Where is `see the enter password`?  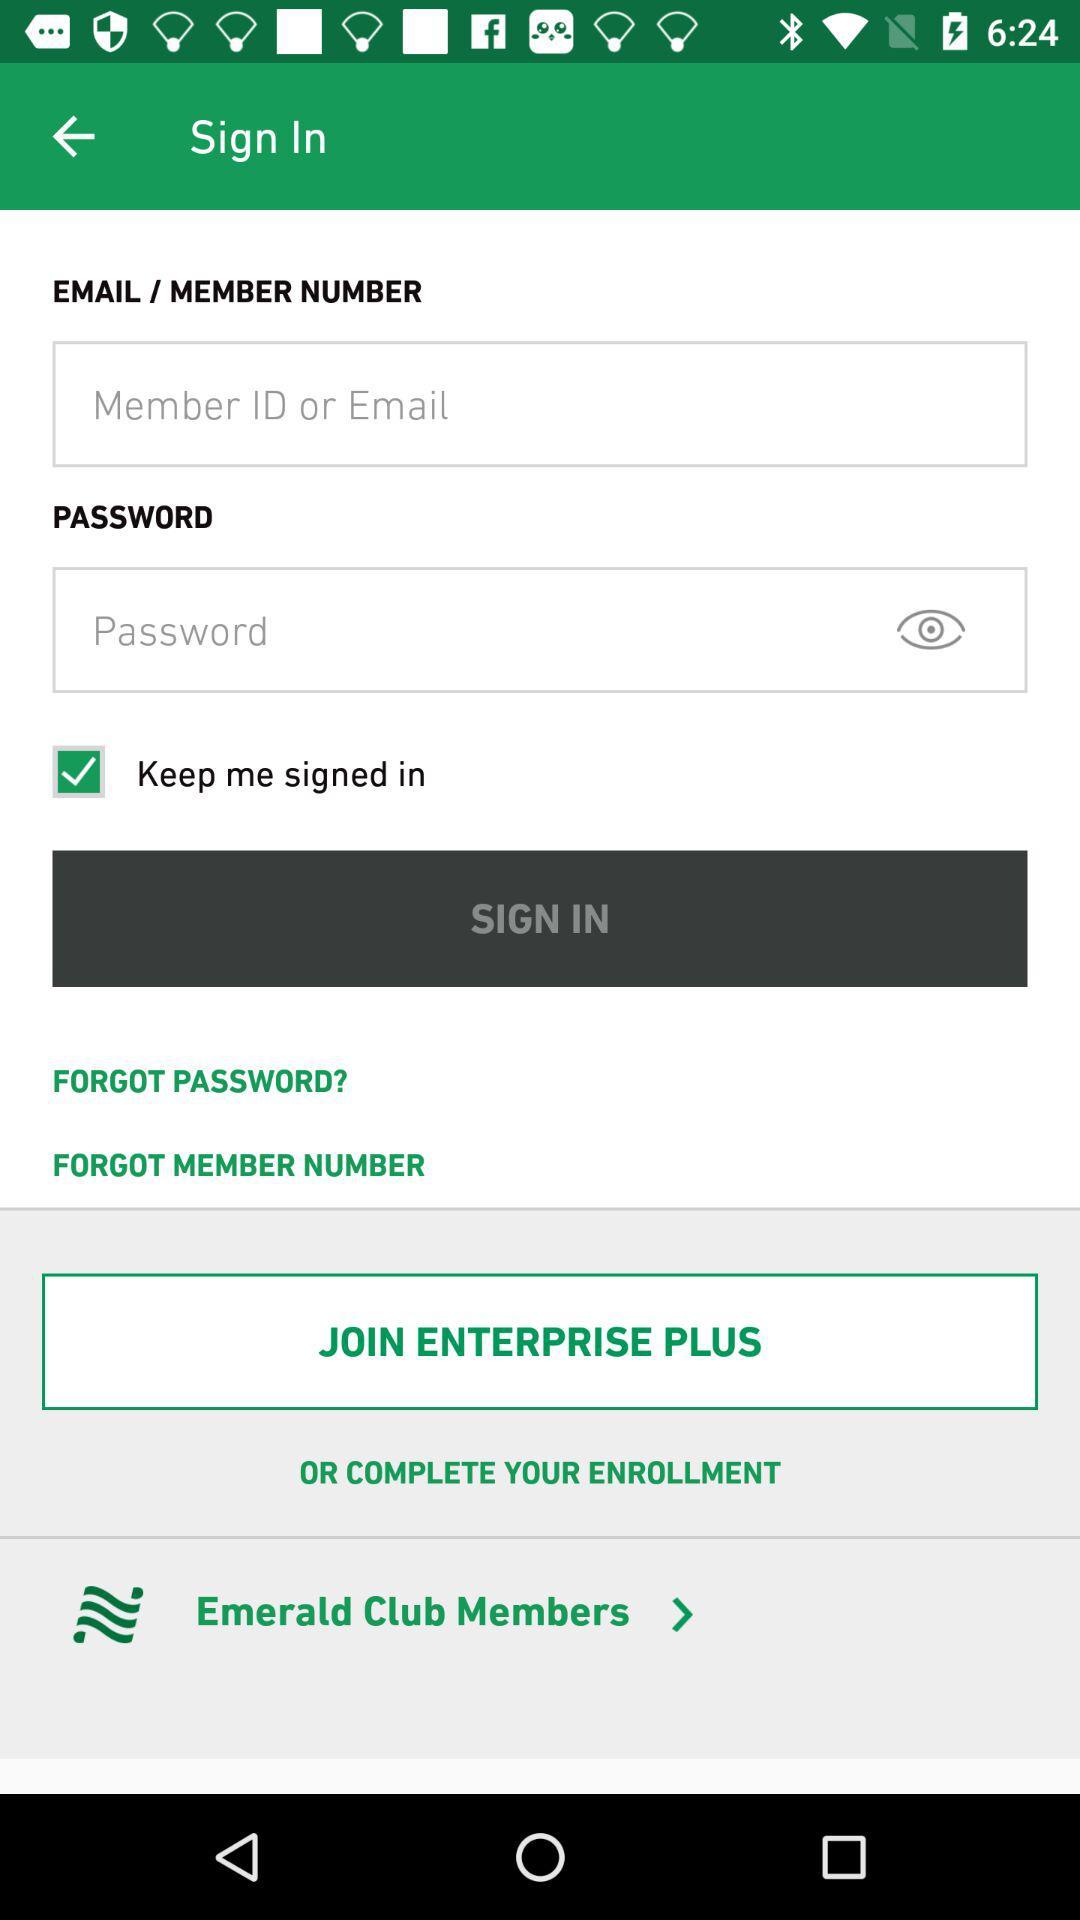 see the enter password is located at coordinates (931, 628).